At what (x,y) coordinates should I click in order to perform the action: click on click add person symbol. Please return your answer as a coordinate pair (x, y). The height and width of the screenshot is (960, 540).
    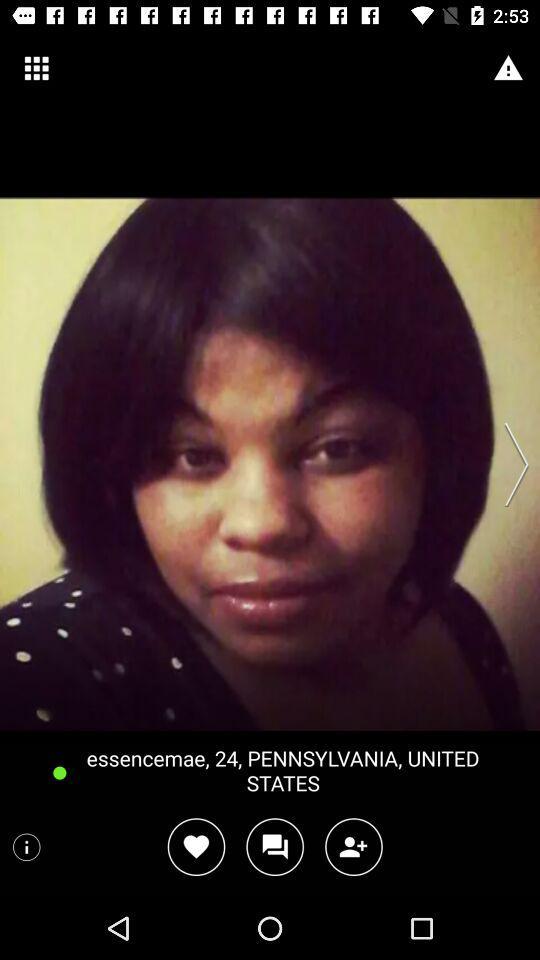
    Looking at the image, I should click on (353, 846).